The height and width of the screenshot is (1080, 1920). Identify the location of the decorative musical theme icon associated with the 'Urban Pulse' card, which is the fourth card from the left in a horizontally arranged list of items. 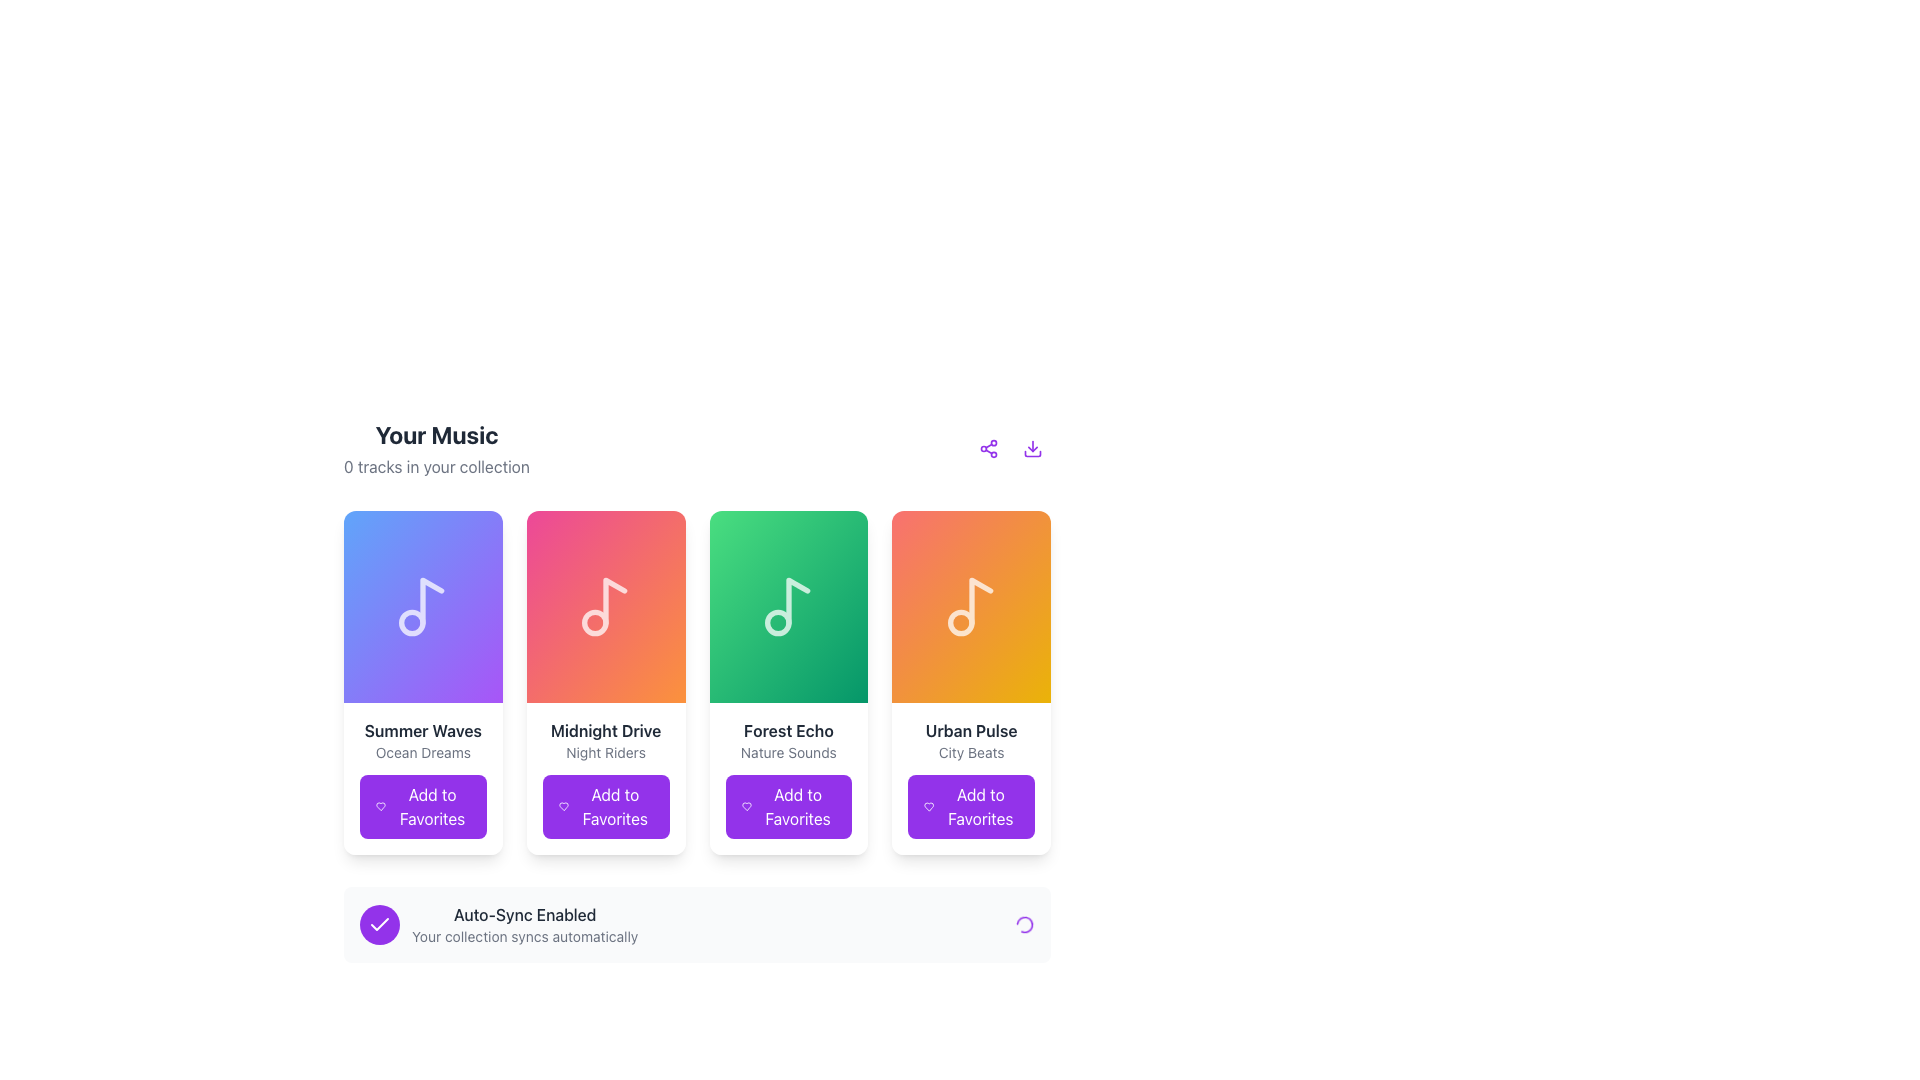
(980, 600).